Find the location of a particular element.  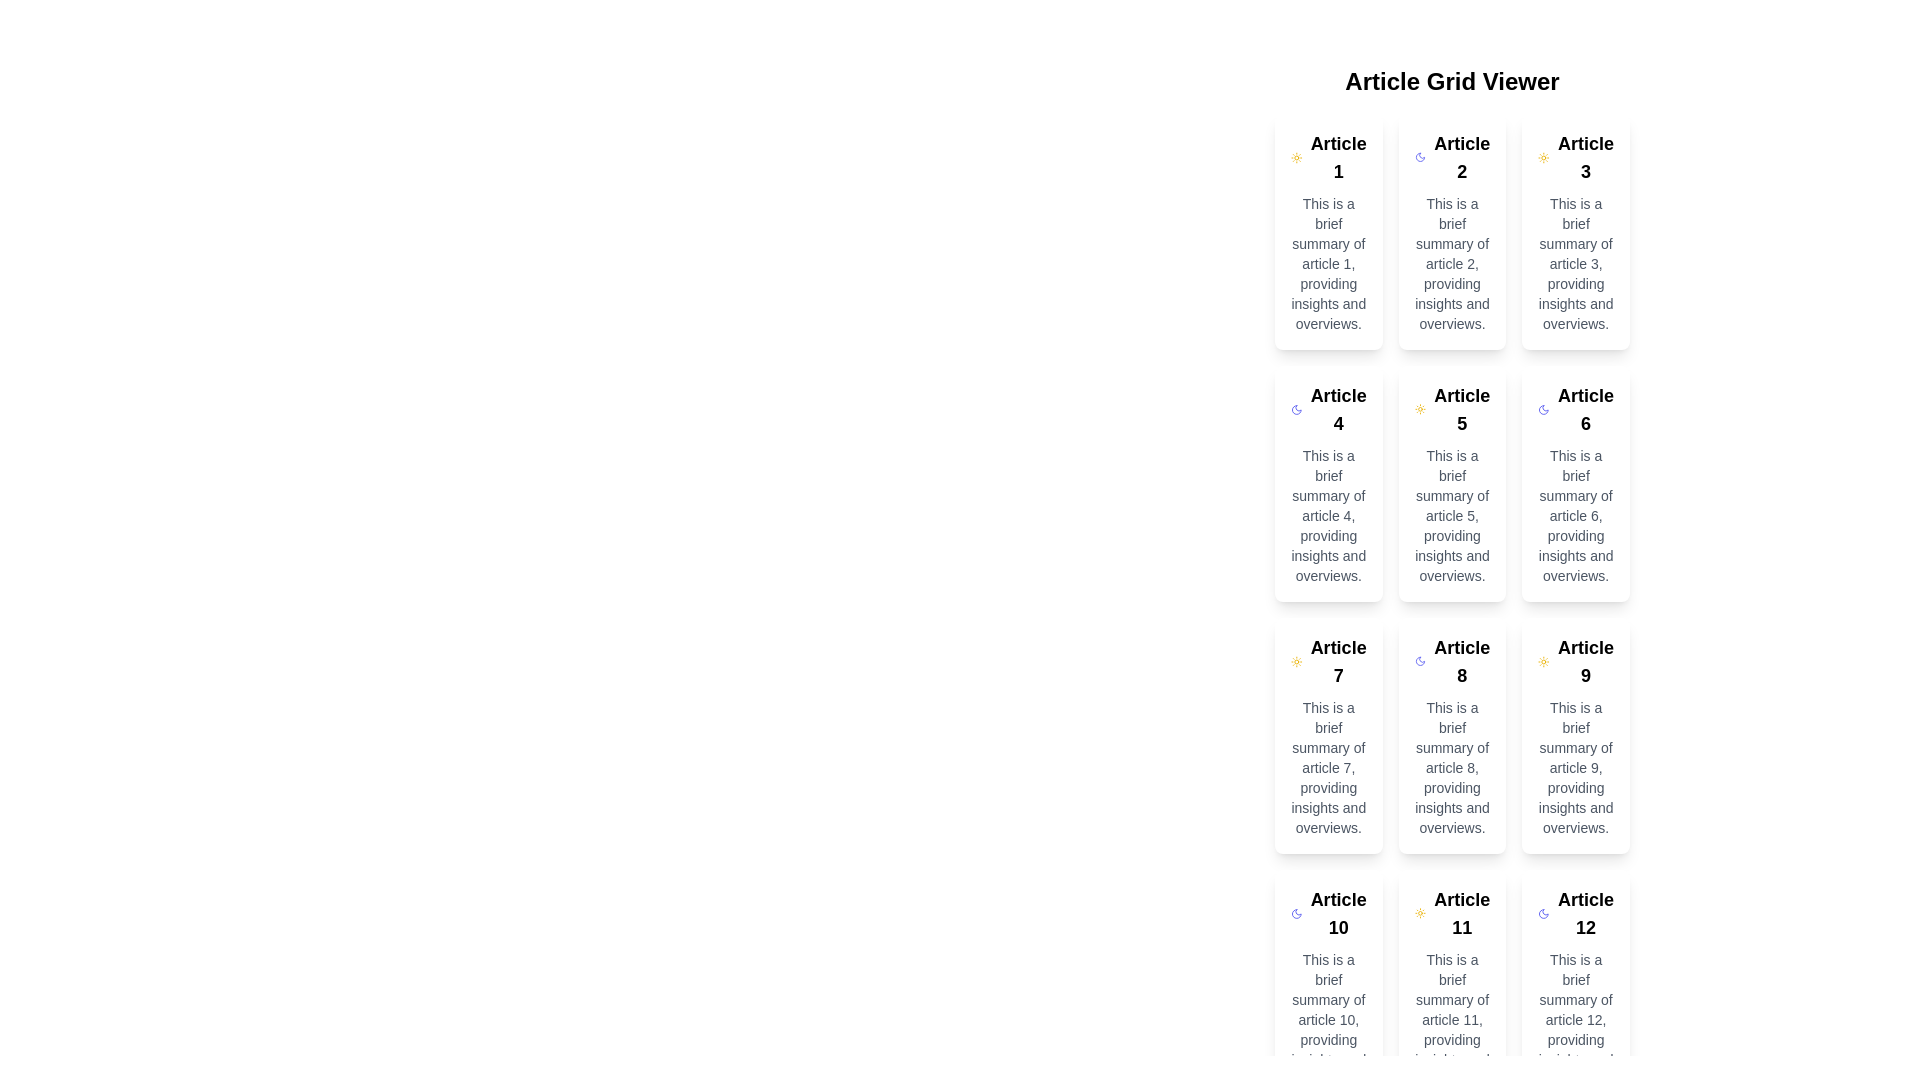

the multi-line text block with gray color that reads 'This is a brief summary of article 8, providing insights and overviews.' positioned below the title of 'Article 8' is located at coordinates (1452, 766).